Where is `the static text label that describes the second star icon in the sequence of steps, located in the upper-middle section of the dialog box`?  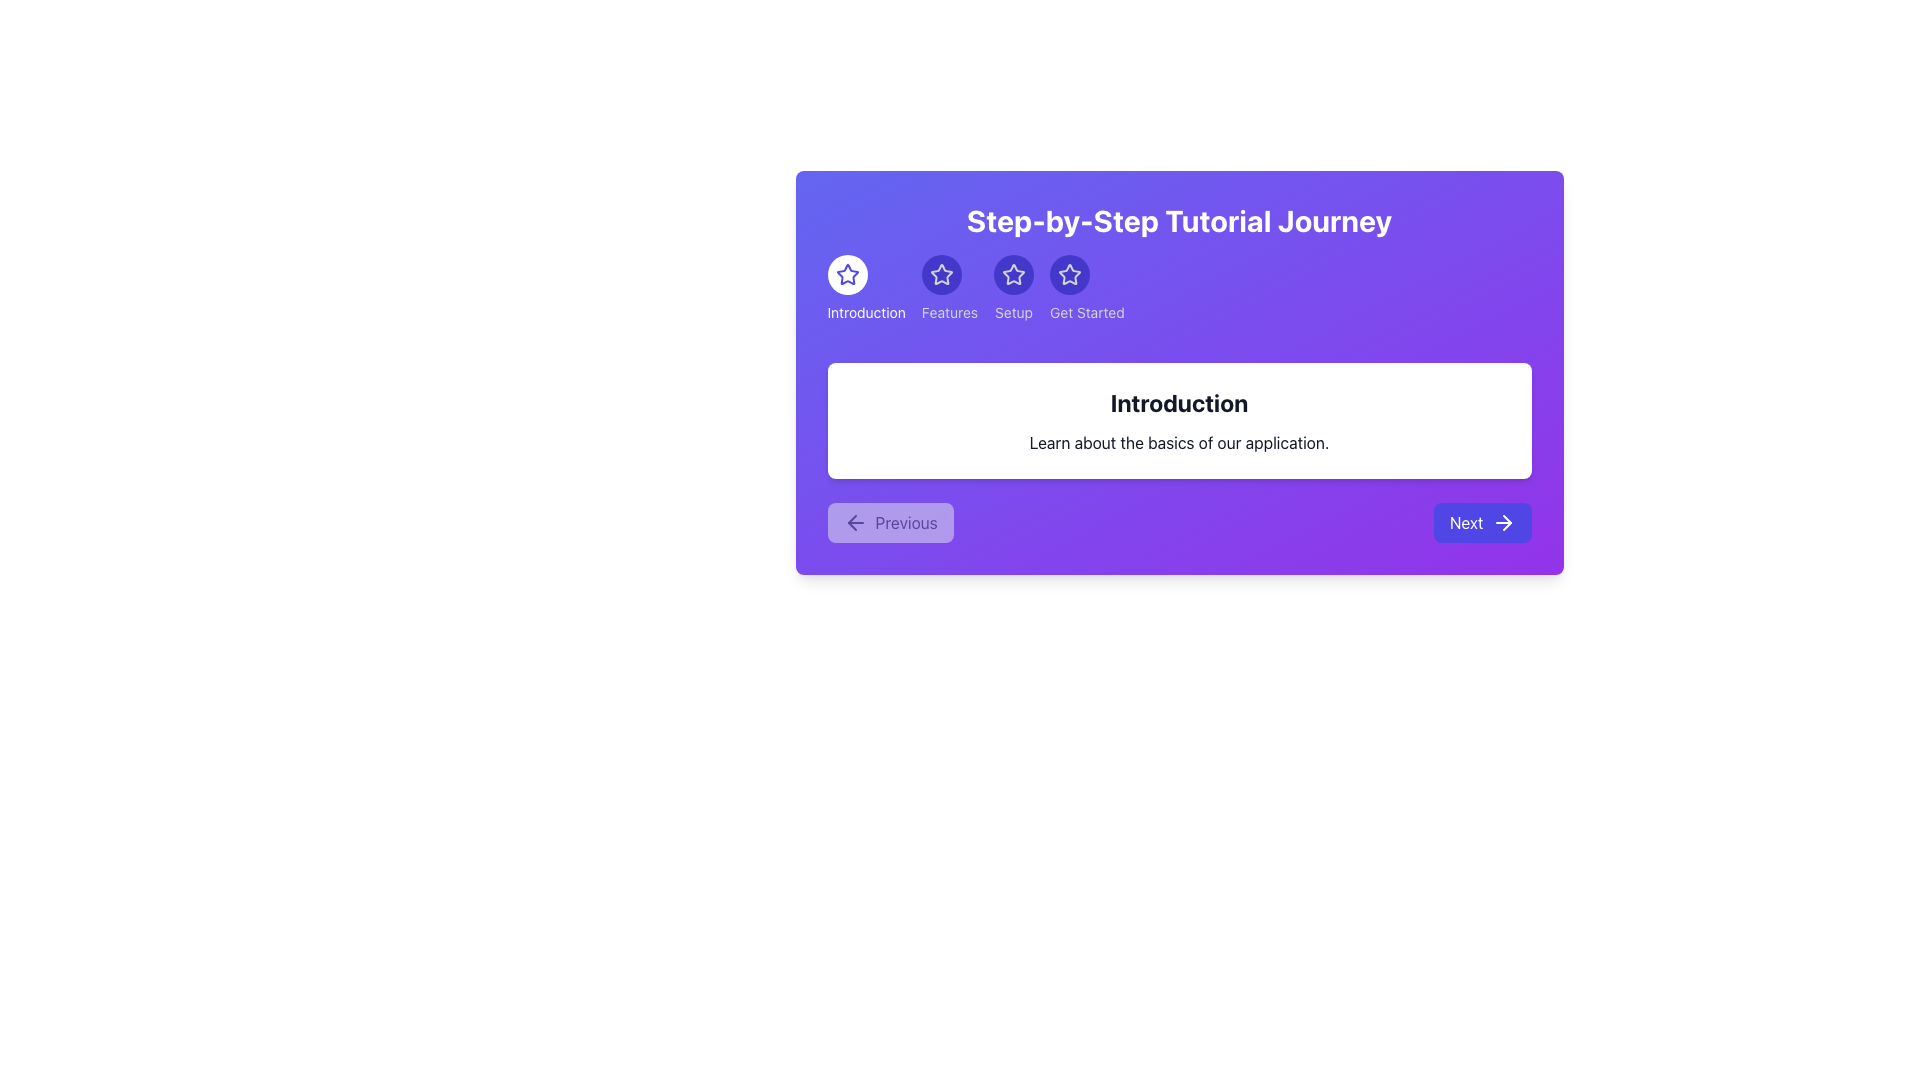
the static text label that describes the second star icon in the sequence of steps, located in the upper-middle section of the dialog box is located at coordinates (949, 312).